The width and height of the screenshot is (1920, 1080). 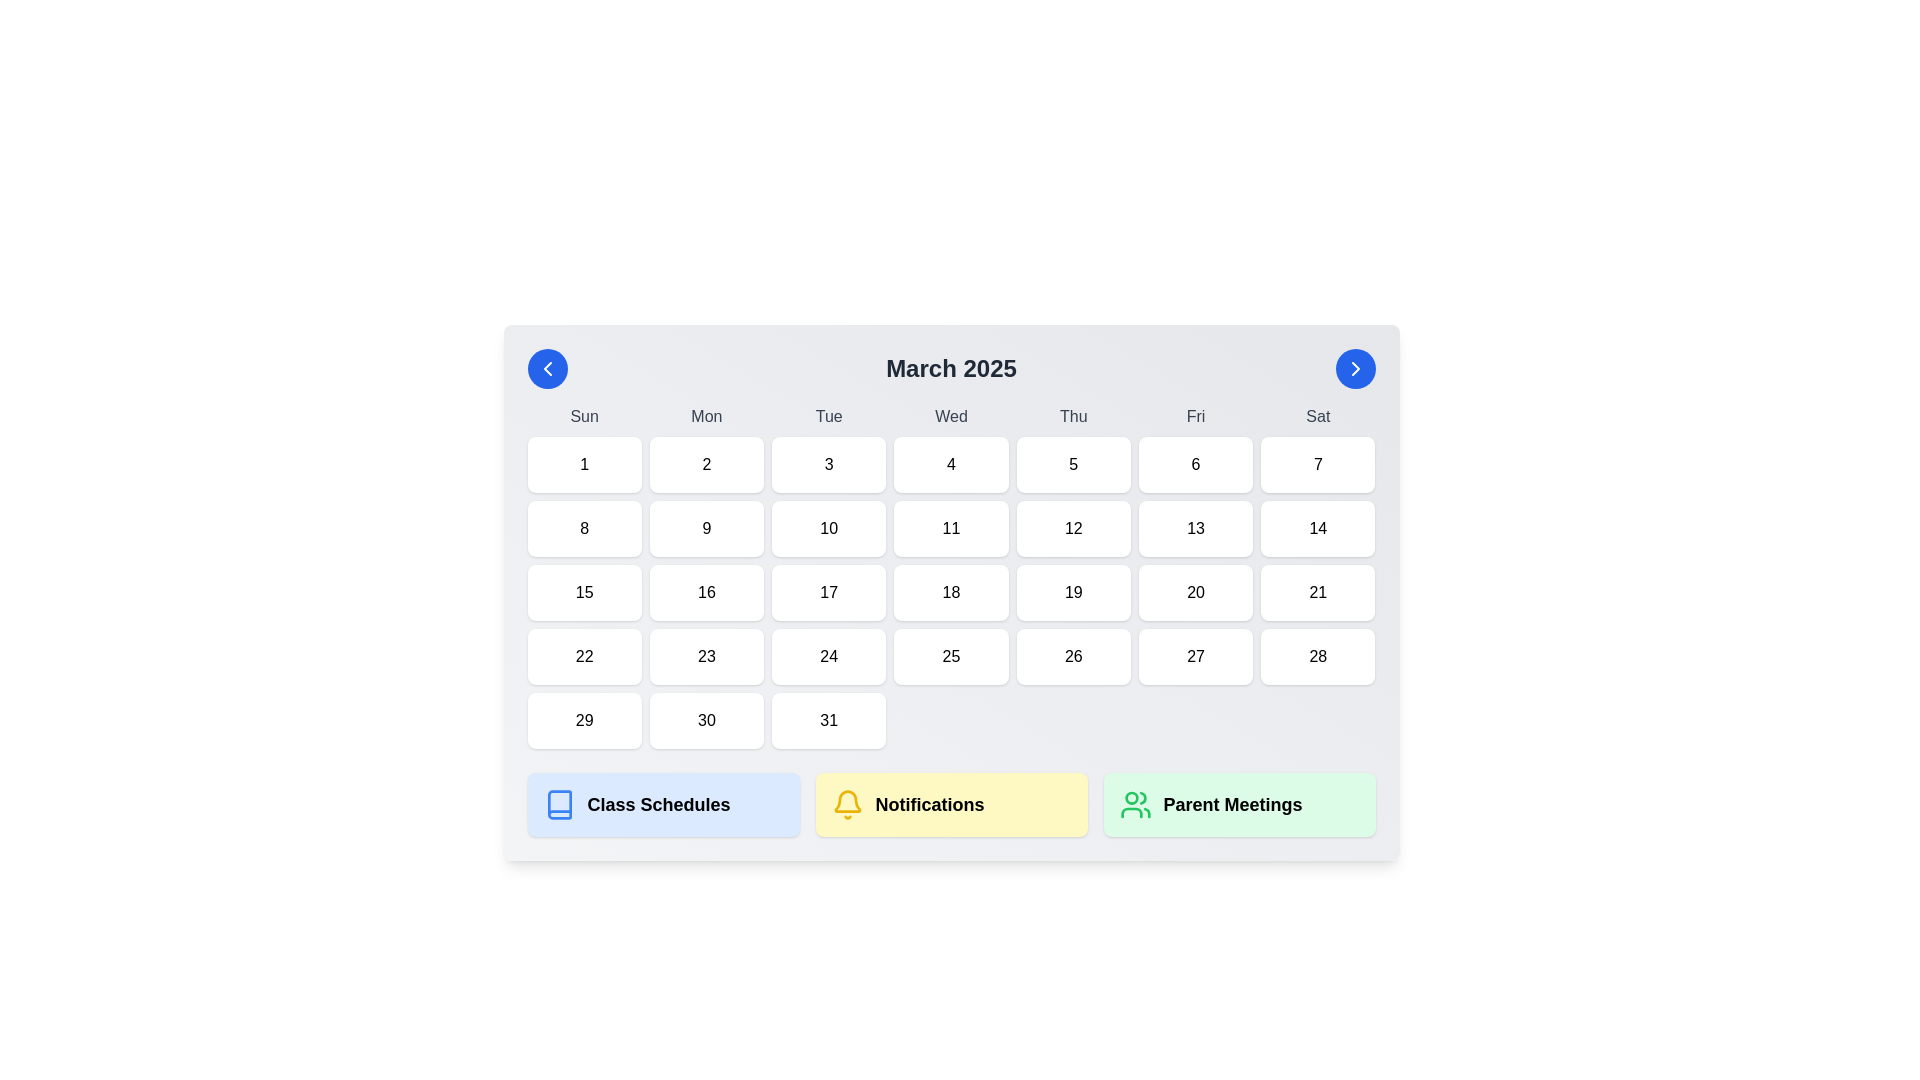 What do you see at coordinates (950, 369) in the screenshot?
I see `static text label indicating the currently displayed month and year of the calendar, which is centrally located between the left and right navigation buttons` at bounding box center [950, 369].